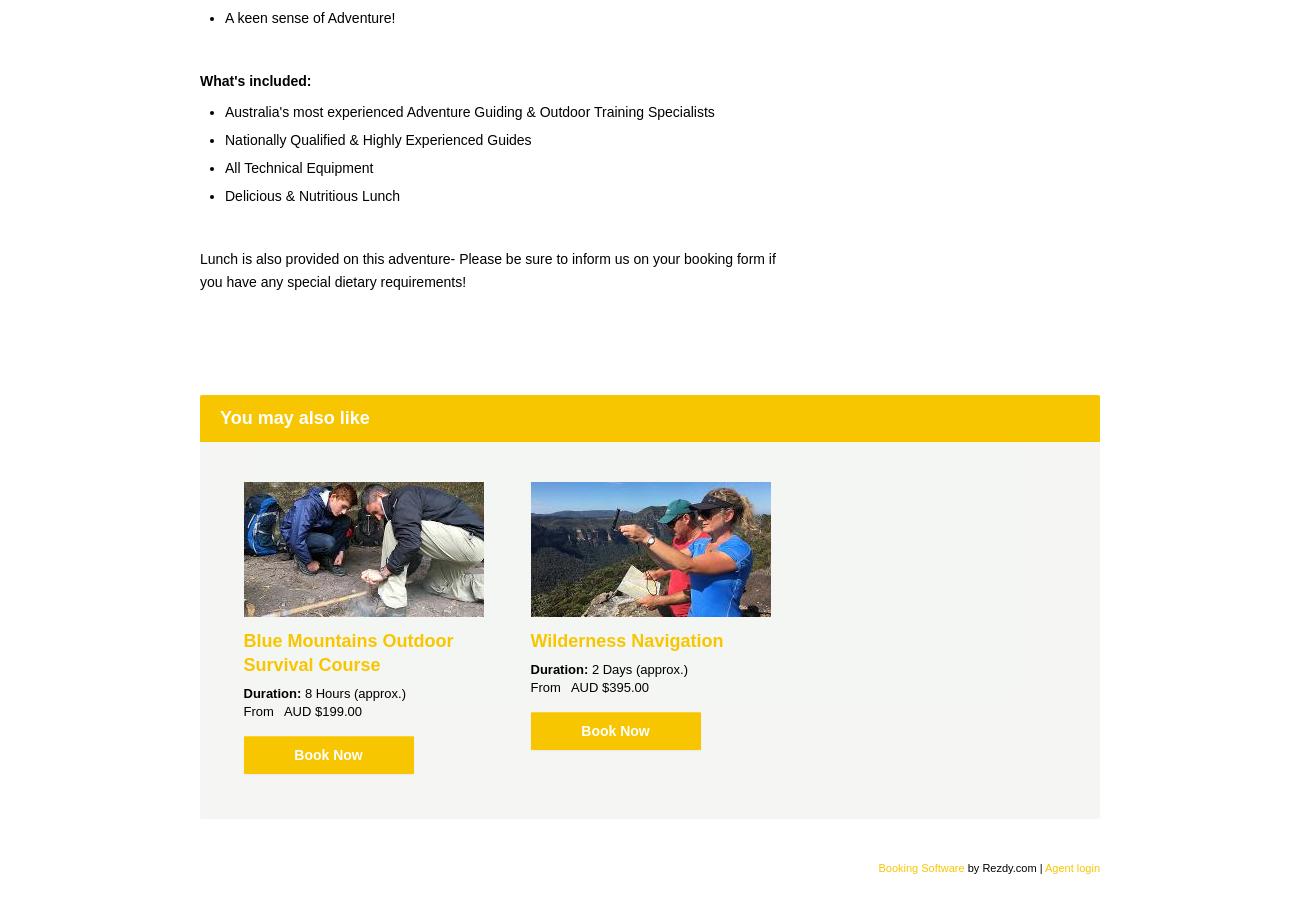 The image size is (1300, 922). I want to click on '$395.00', so click(625, 686).